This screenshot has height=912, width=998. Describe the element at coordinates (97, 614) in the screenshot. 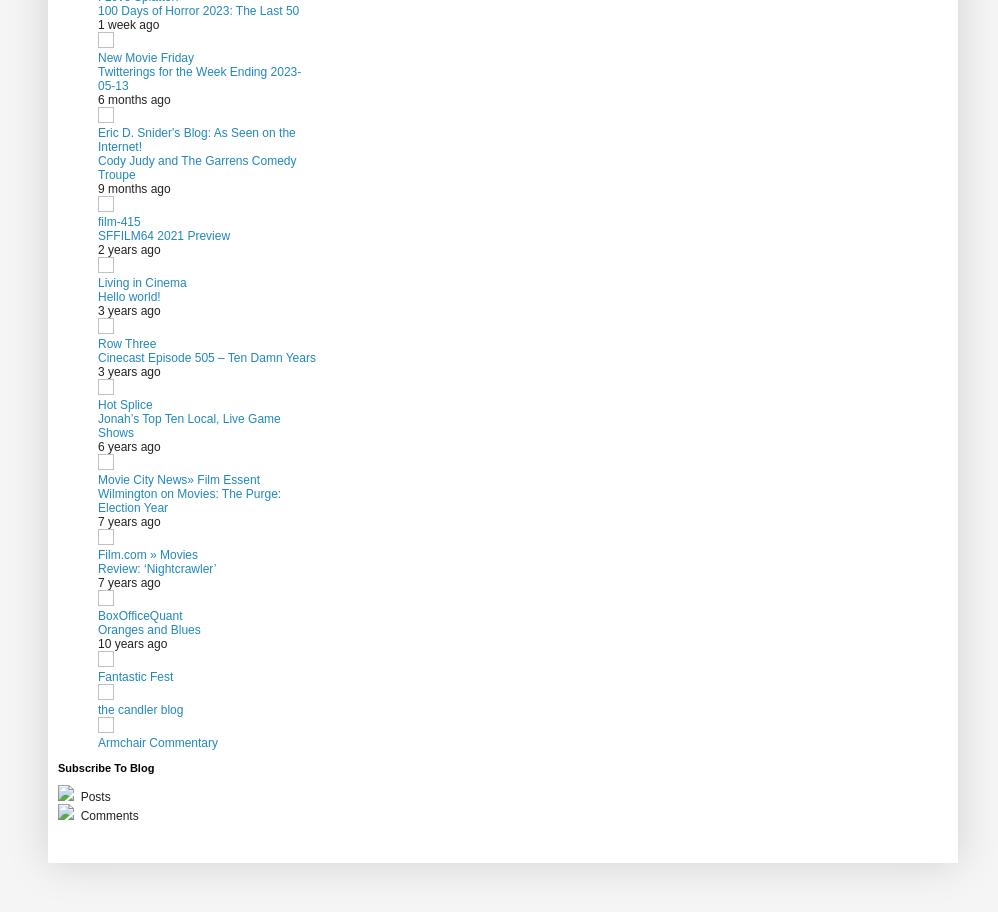

I see `'BoxOfficeQuant'` at that location.